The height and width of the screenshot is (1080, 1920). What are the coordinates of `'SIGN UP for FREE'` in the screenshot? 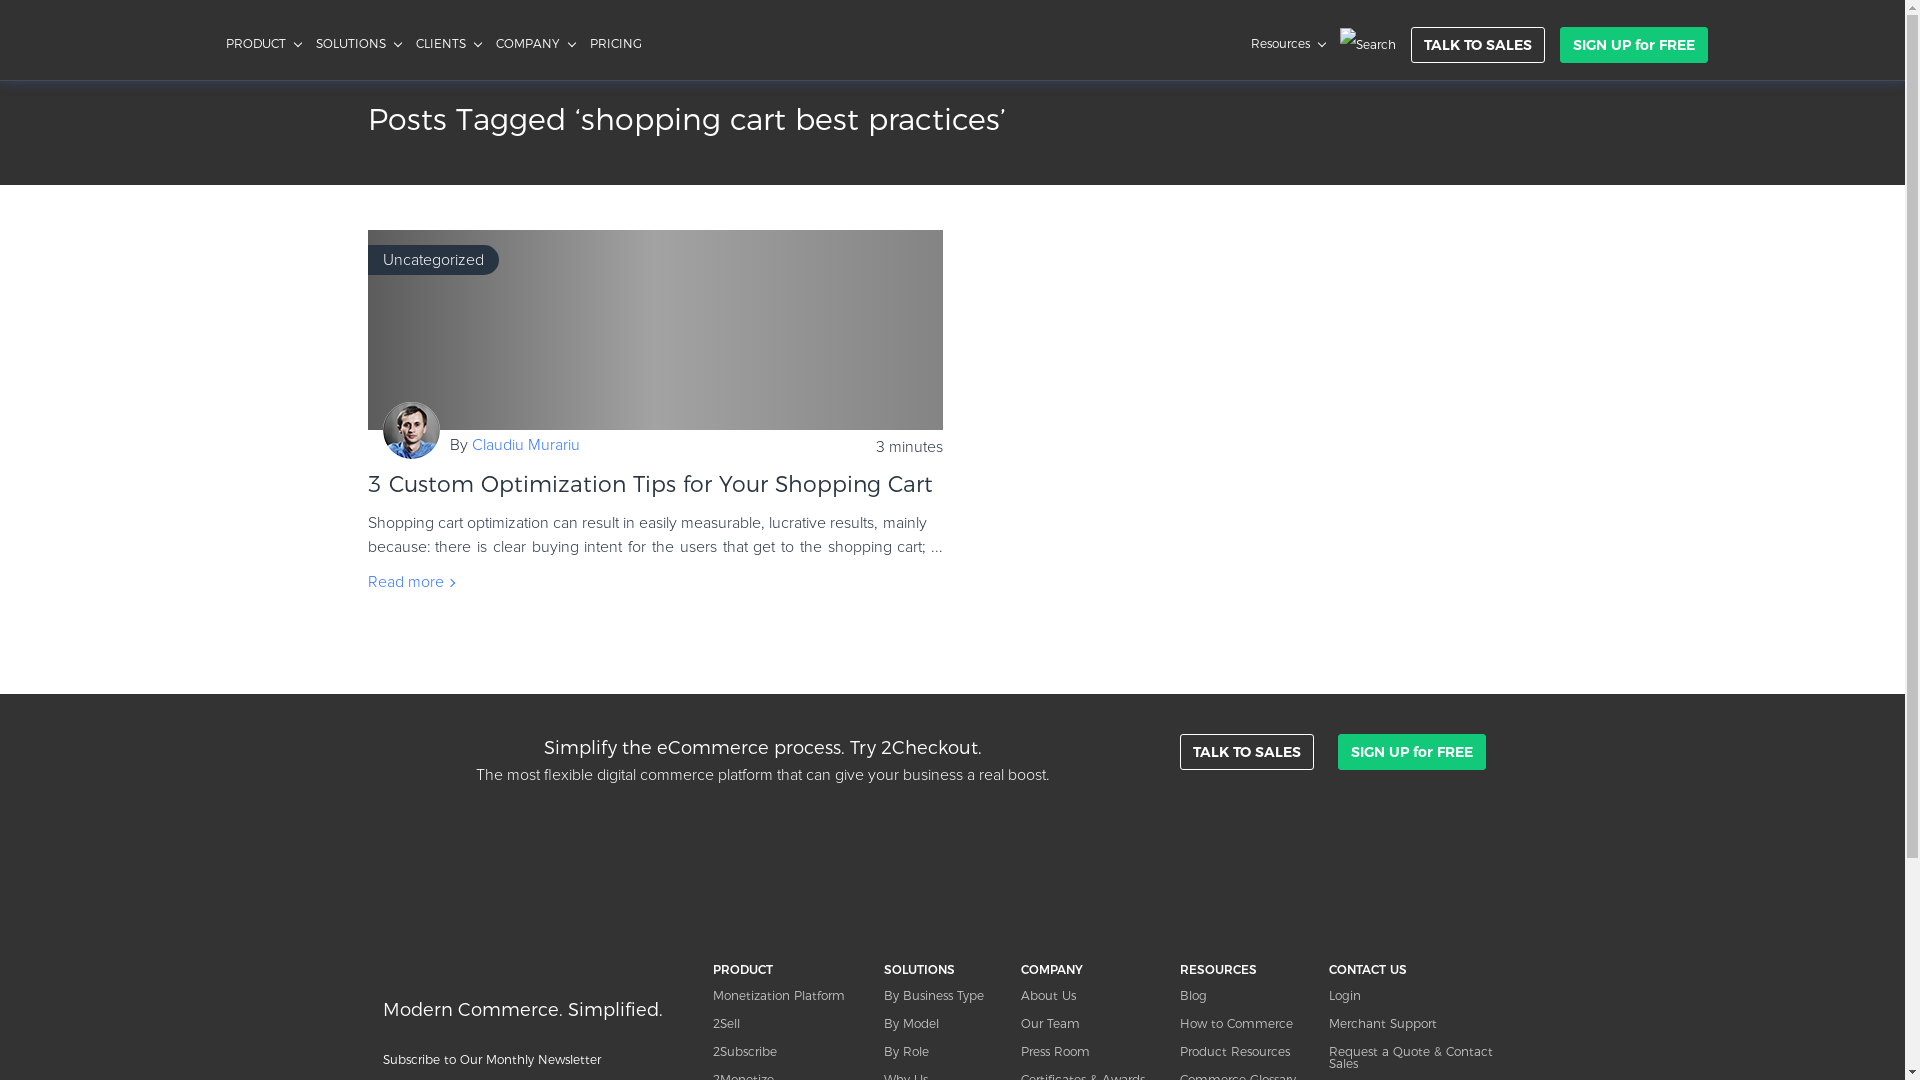 It's located at (1633, 45).